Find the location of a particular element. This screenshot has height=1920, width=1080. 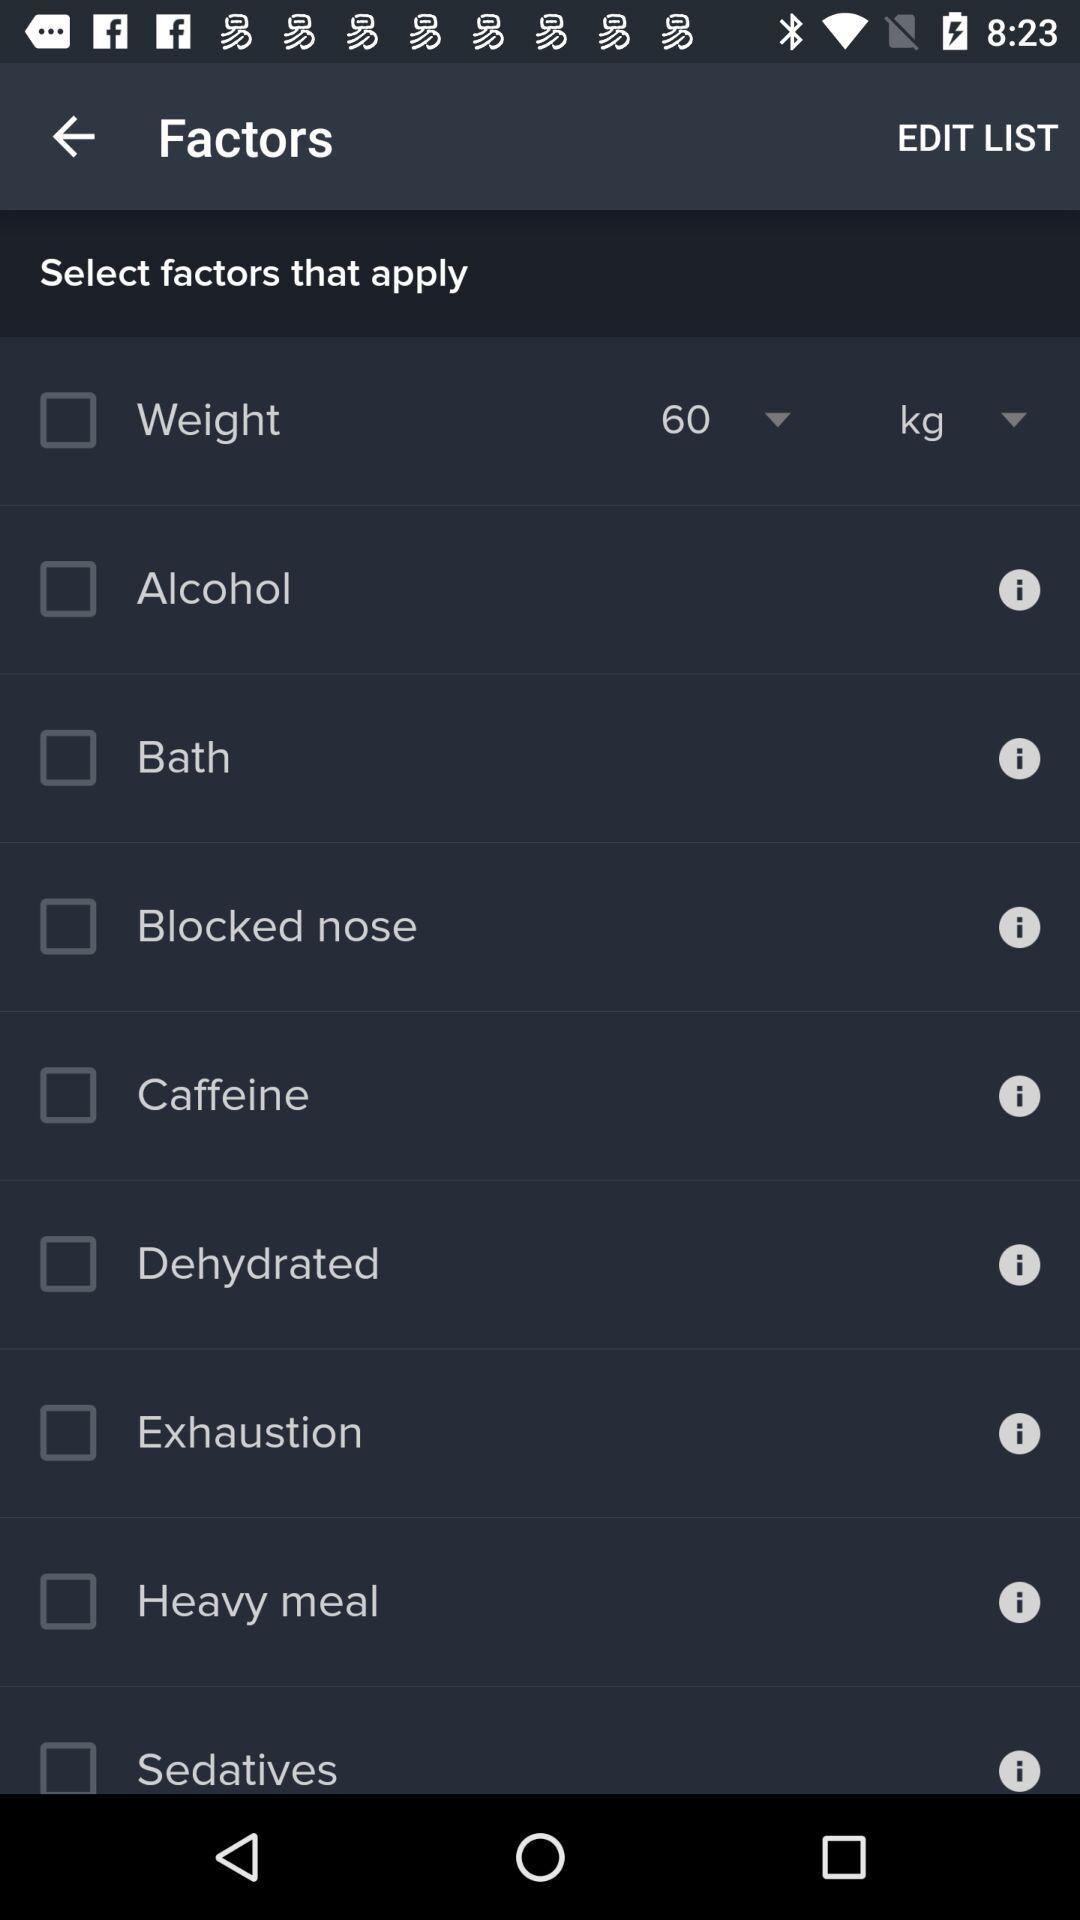

additional information is located at coordinates (1019, 1263).